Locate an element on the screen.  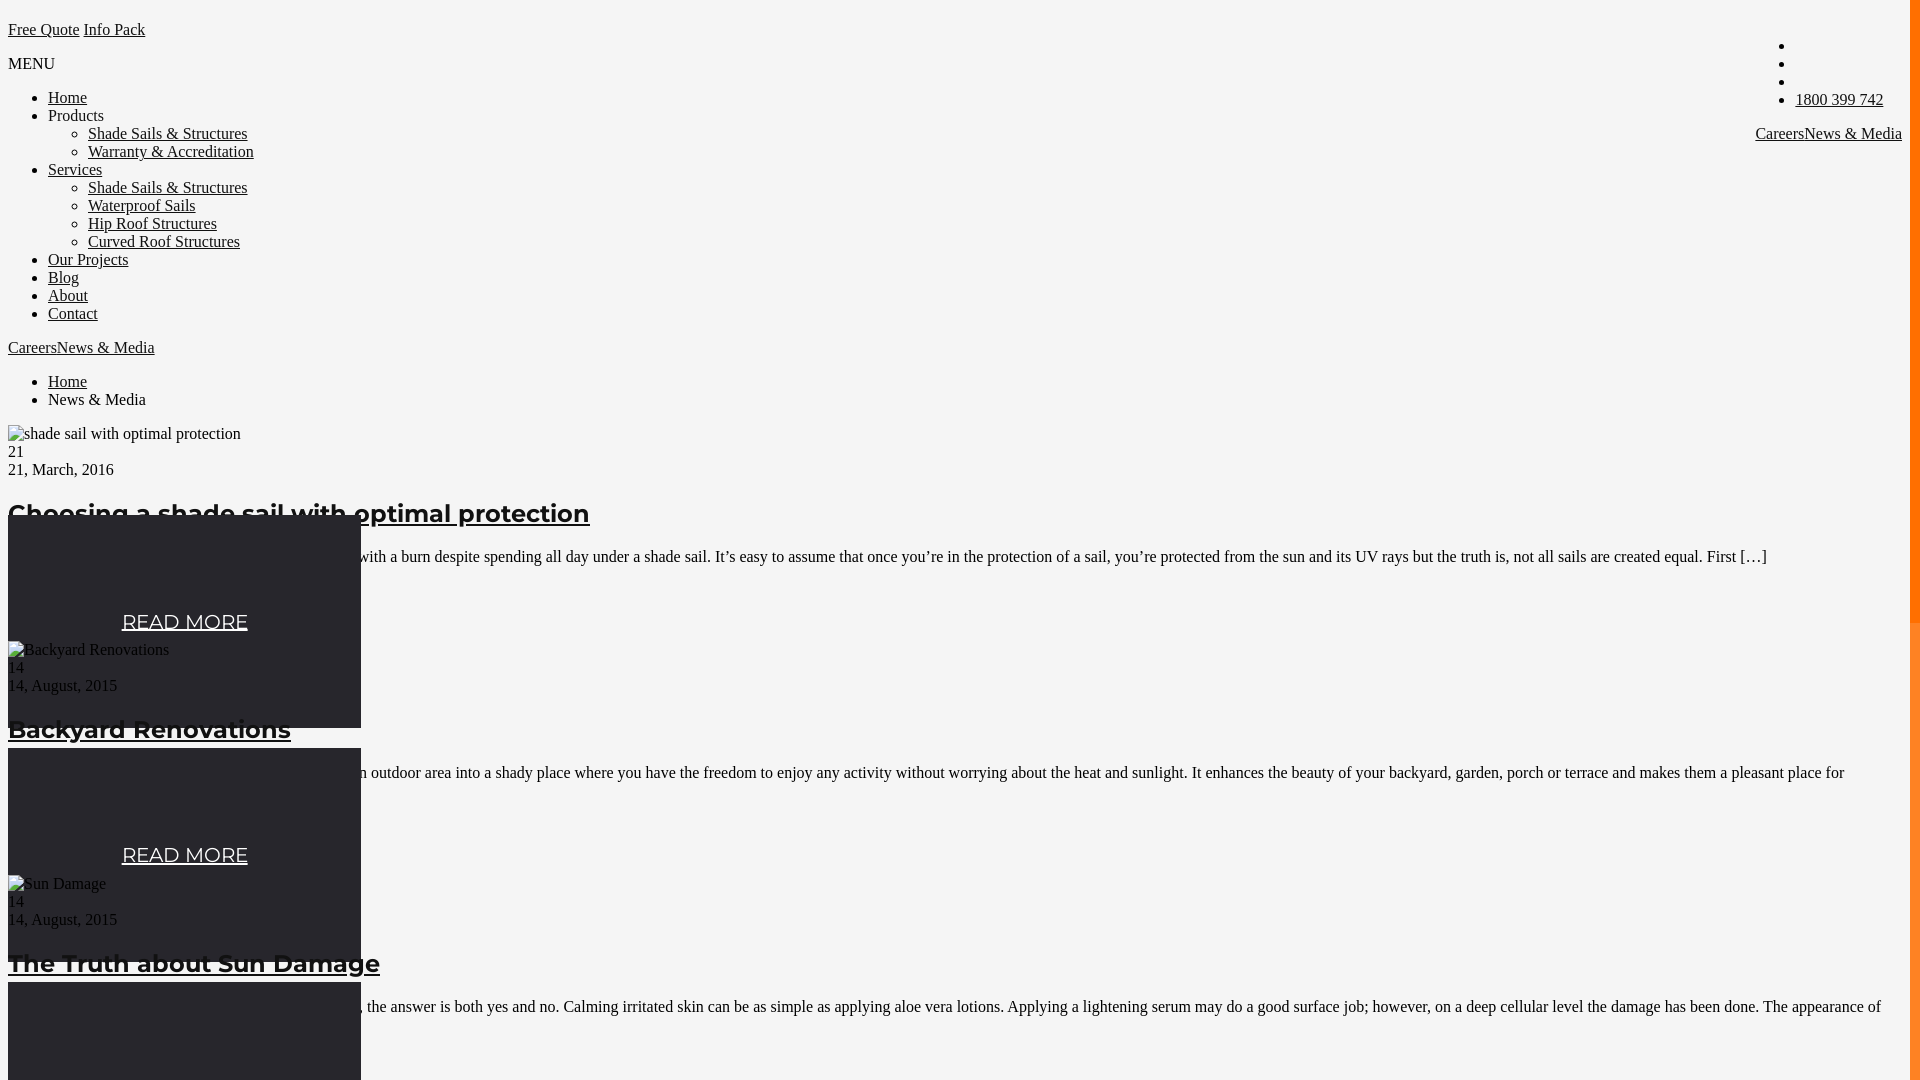
'Blog' is located at coordinates (63, 277).